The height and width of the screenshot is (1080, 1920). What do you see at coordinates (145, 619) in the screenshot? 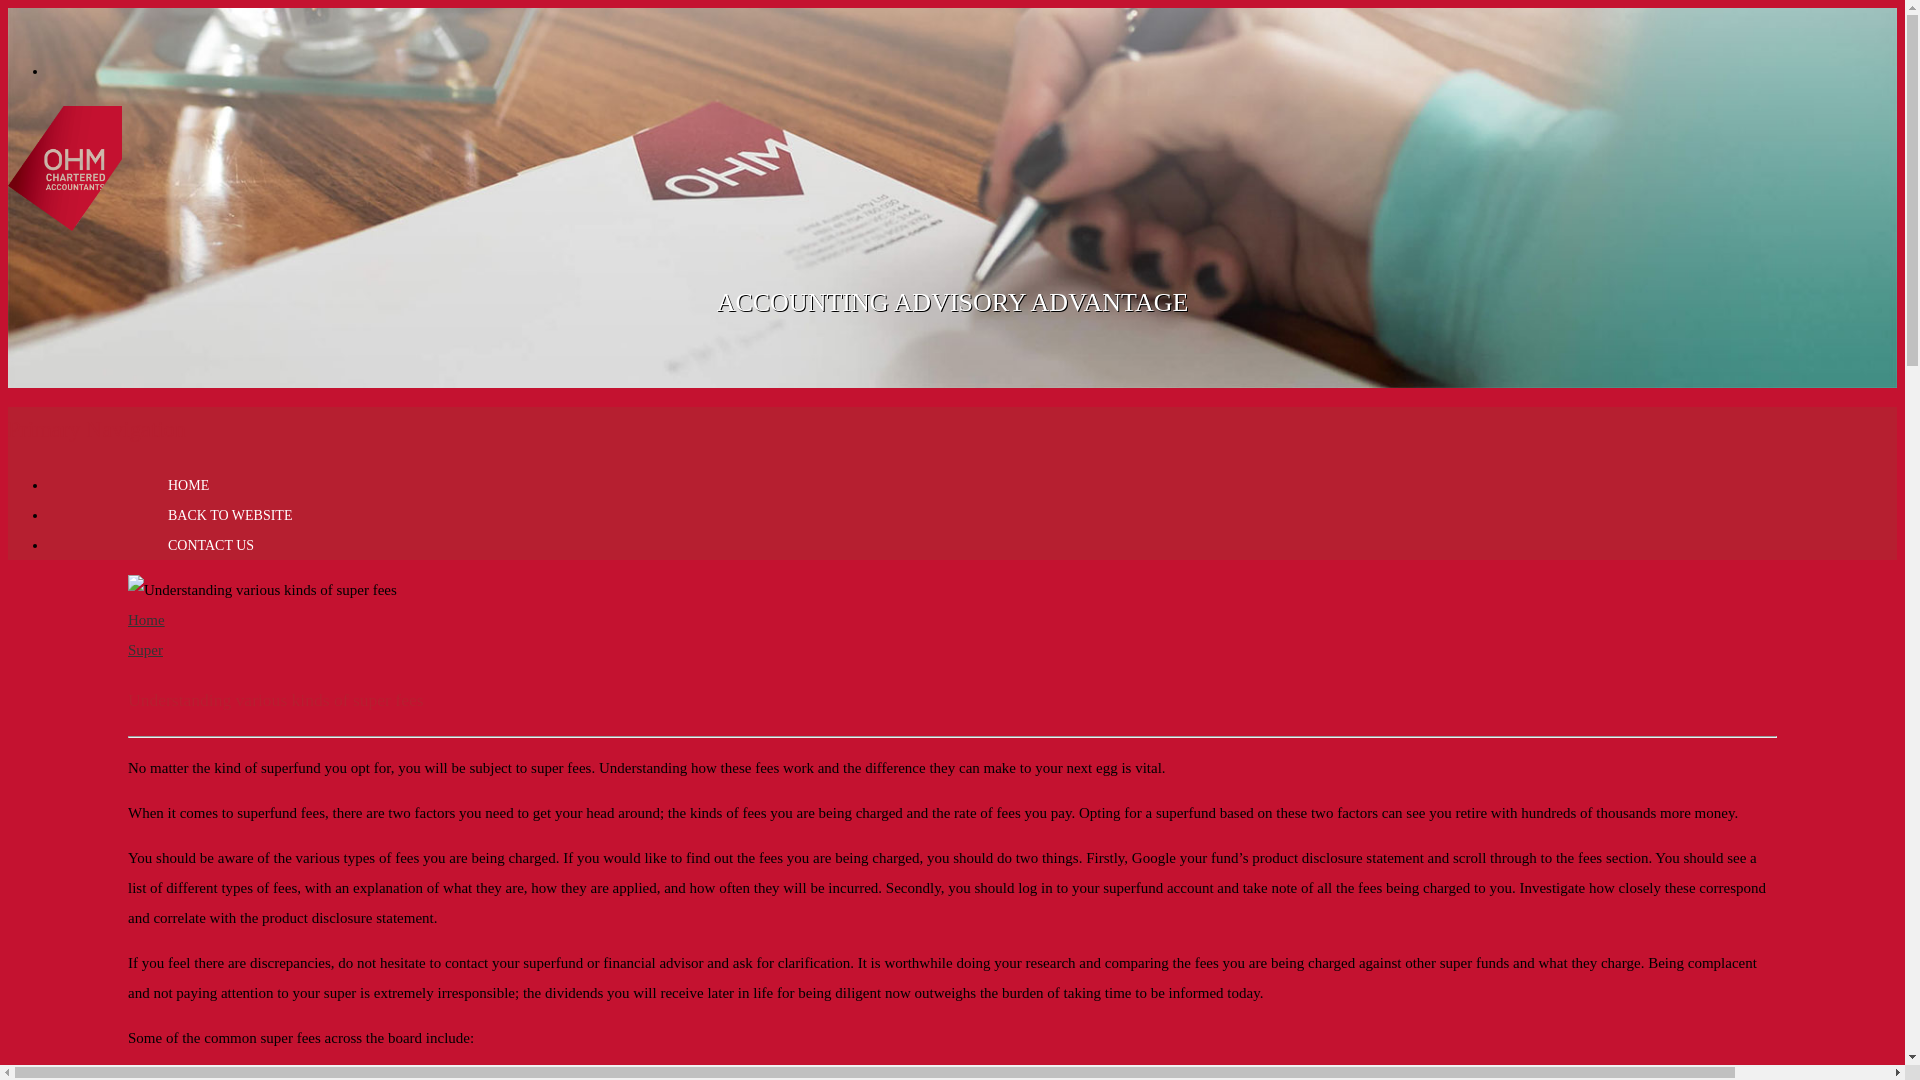
I see `'Home'` at bounding box center [145, 619].